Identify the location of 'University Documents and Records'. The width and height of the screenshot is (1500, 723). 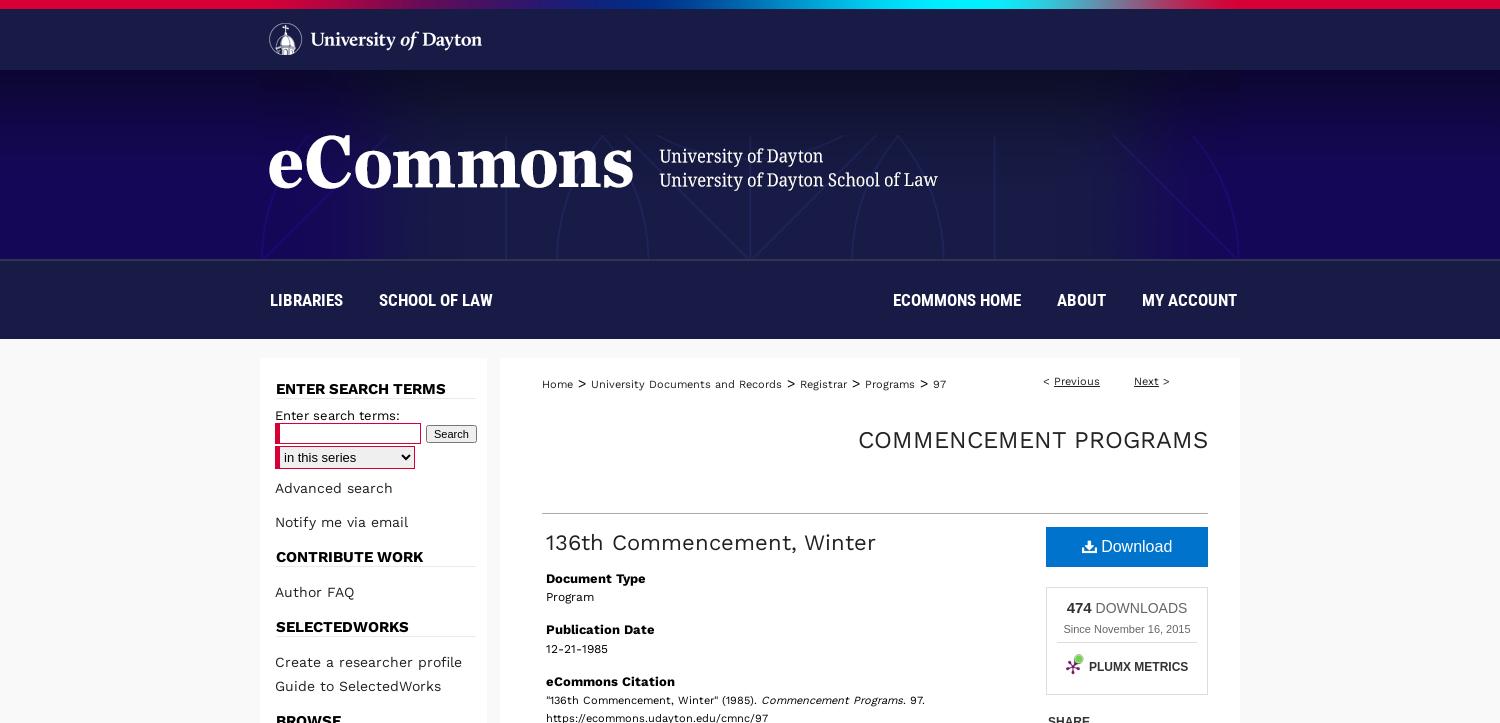
(686, 383).